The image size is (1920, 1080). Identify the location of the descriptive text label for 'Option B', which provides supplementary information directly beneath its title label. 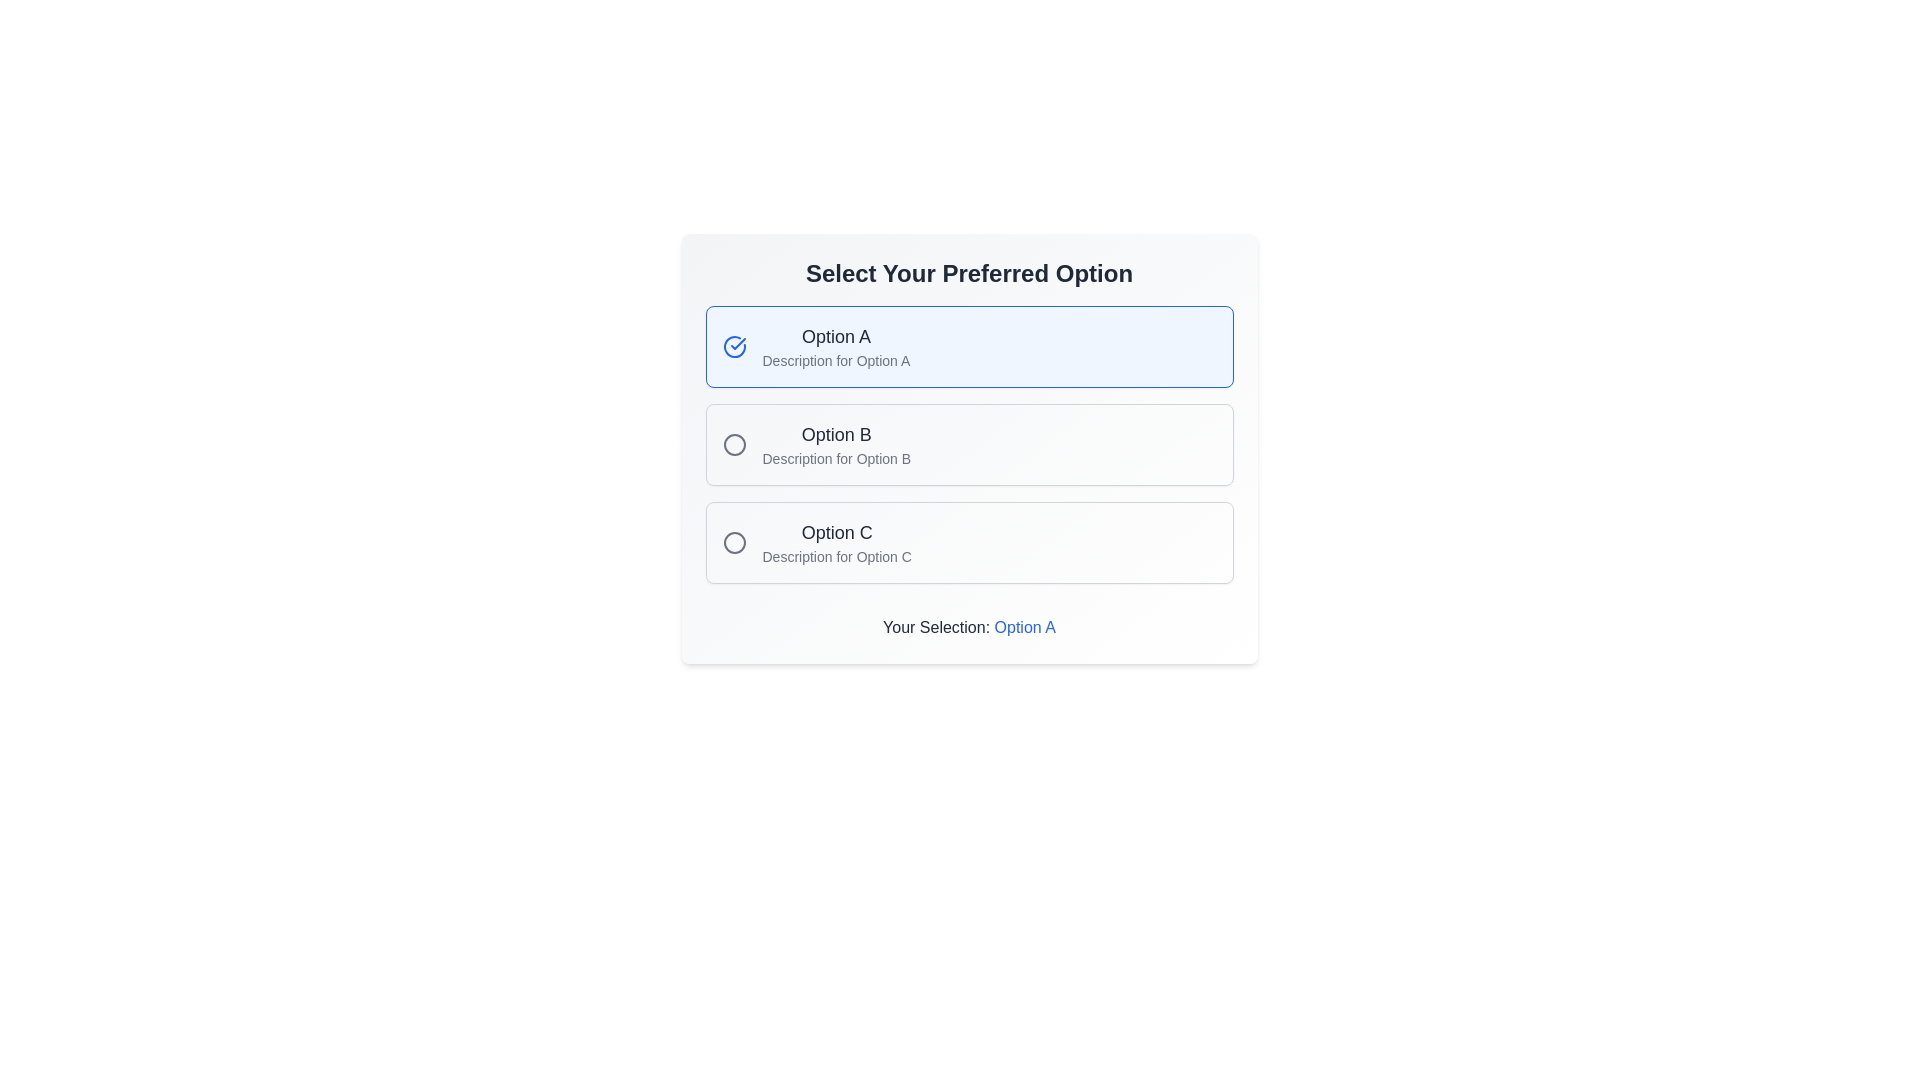
(836, 459).